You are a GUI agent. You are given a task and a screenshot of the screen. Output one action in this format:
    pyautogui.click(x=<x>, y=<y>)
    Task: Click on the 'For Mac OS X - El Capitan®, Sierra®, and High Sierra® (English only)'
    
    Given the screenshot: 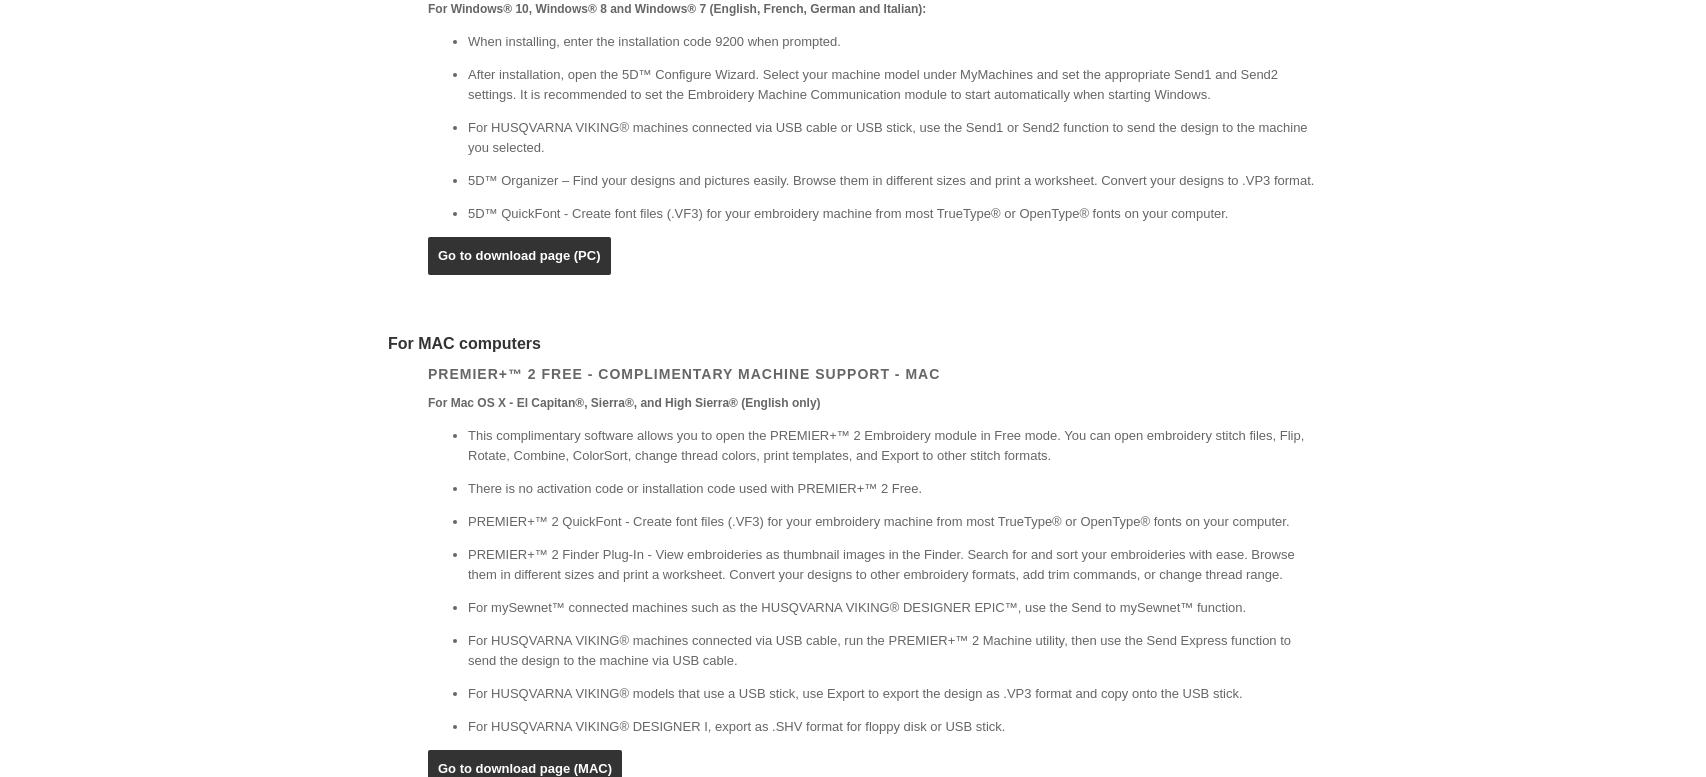 What is the action you would take?
    pyautogui.click(x=623, y=402)
    